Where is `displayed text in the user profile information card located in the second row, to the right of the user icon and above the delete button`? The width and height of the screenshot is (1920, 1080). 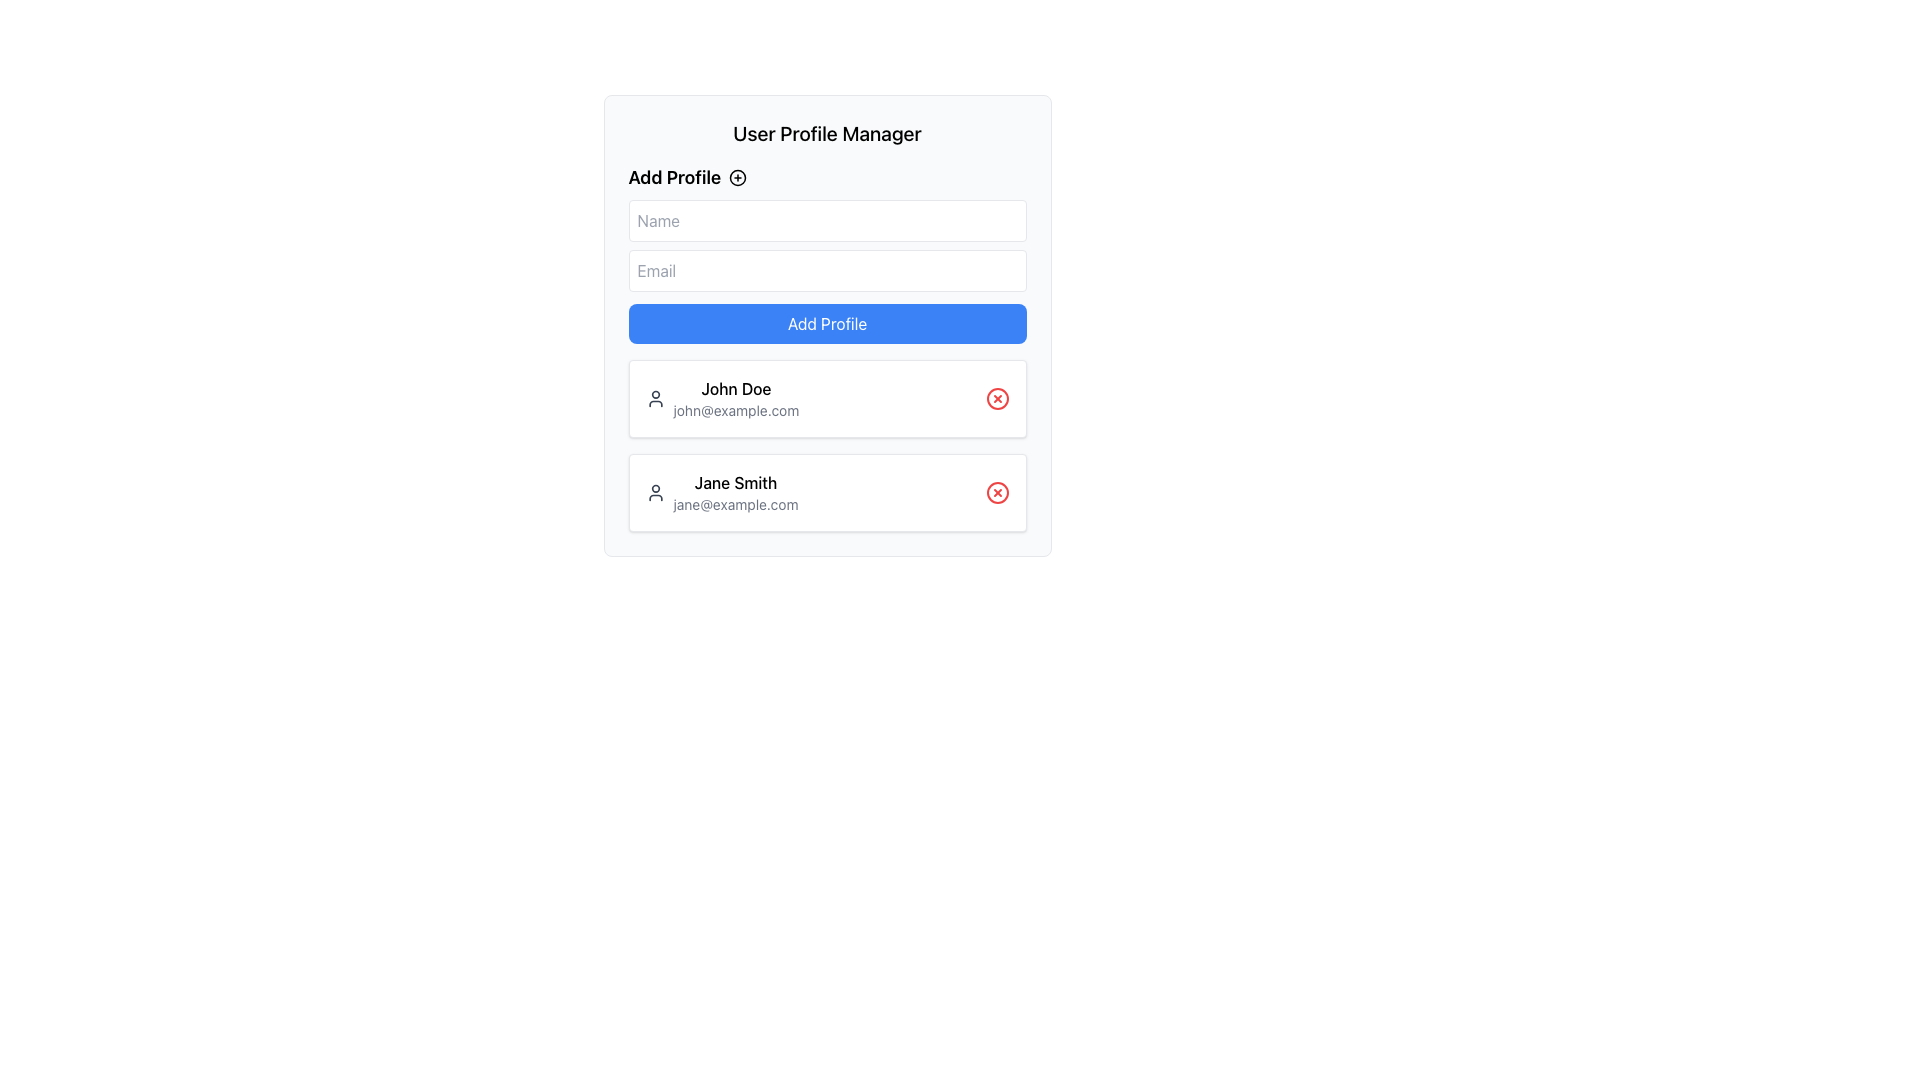
displayed text in the user profile information card located in the second row, to the right of the user icon and above the delete button is located at coordinates (734, 493).